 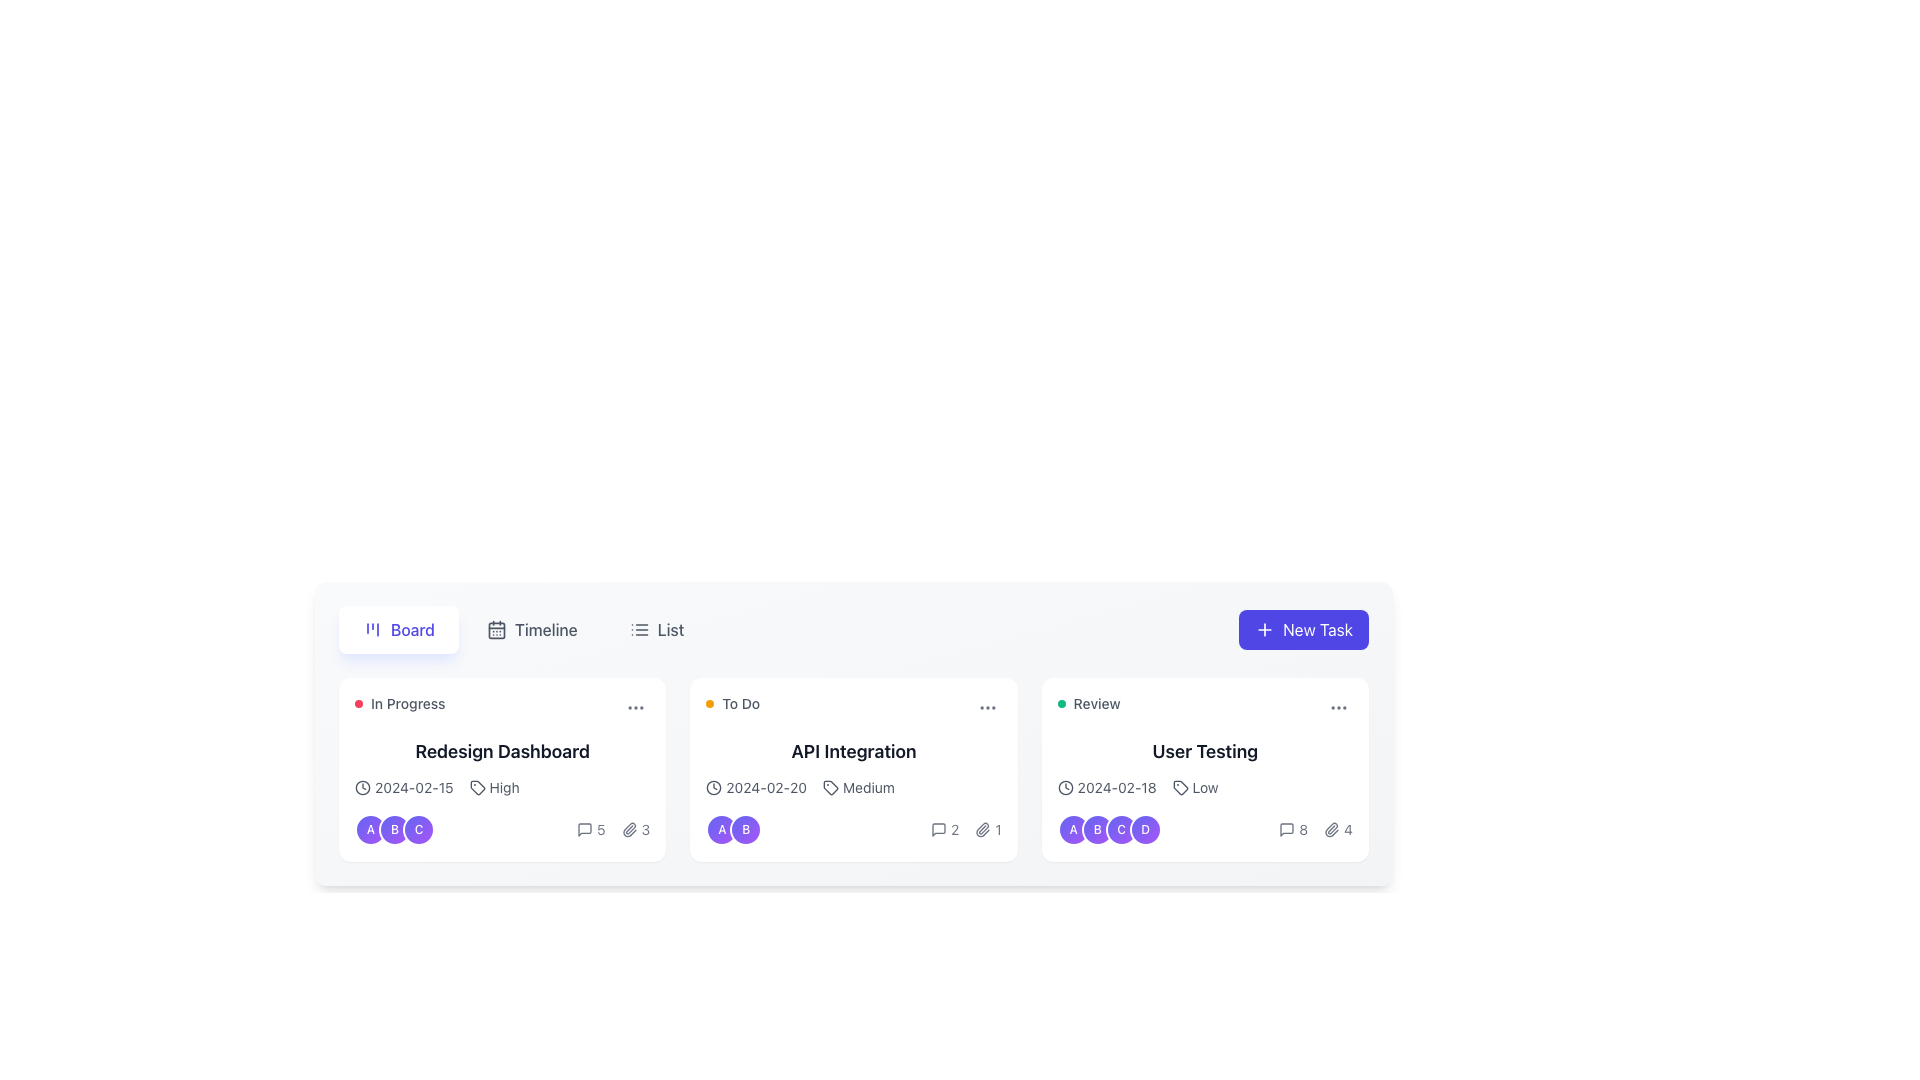 I want to click on the button labeled 'Board', which is the first button in a group of similar buttons located at the top-left of the interface, so click(x=398, y=628).